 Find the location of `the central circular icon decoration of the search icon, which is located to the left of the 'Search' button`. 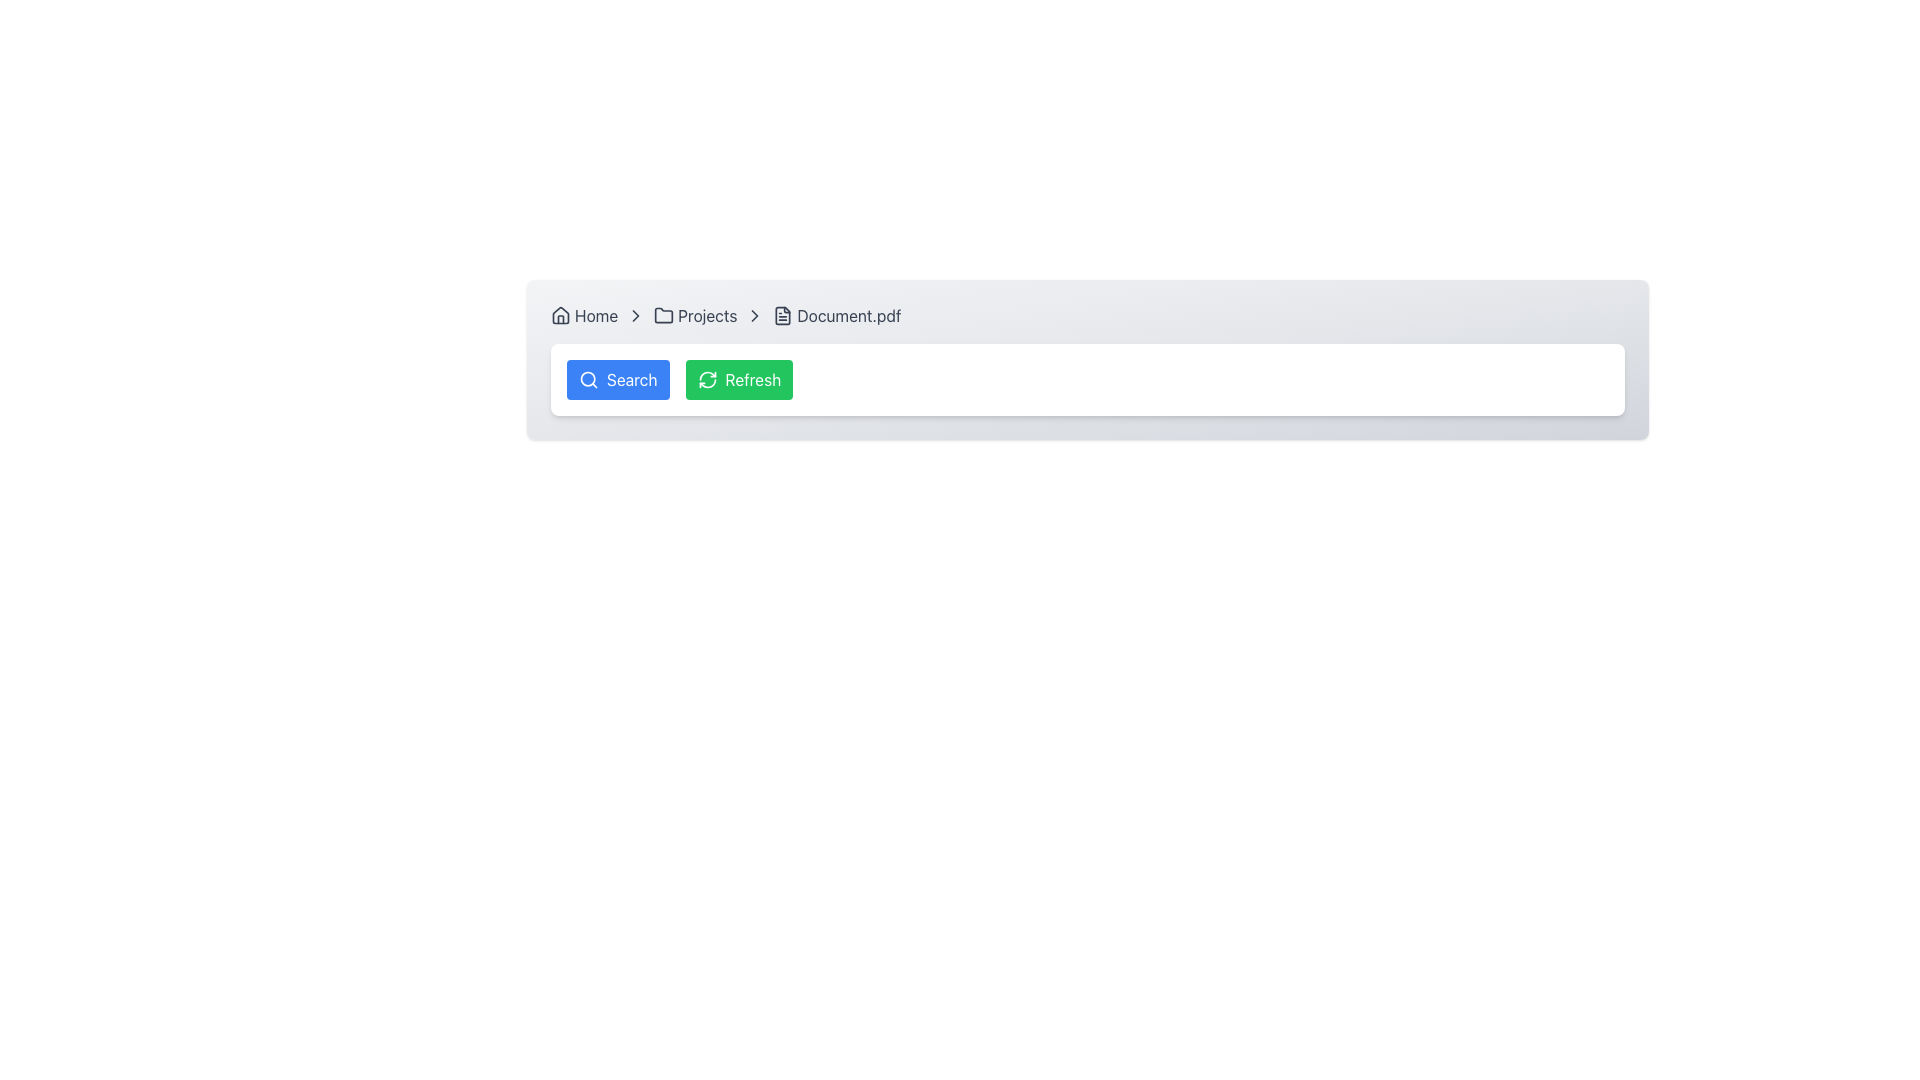

the central circular icon decoration of the search icon, which is located to the left of the 'Search' button is located at coordinates (587, 379).